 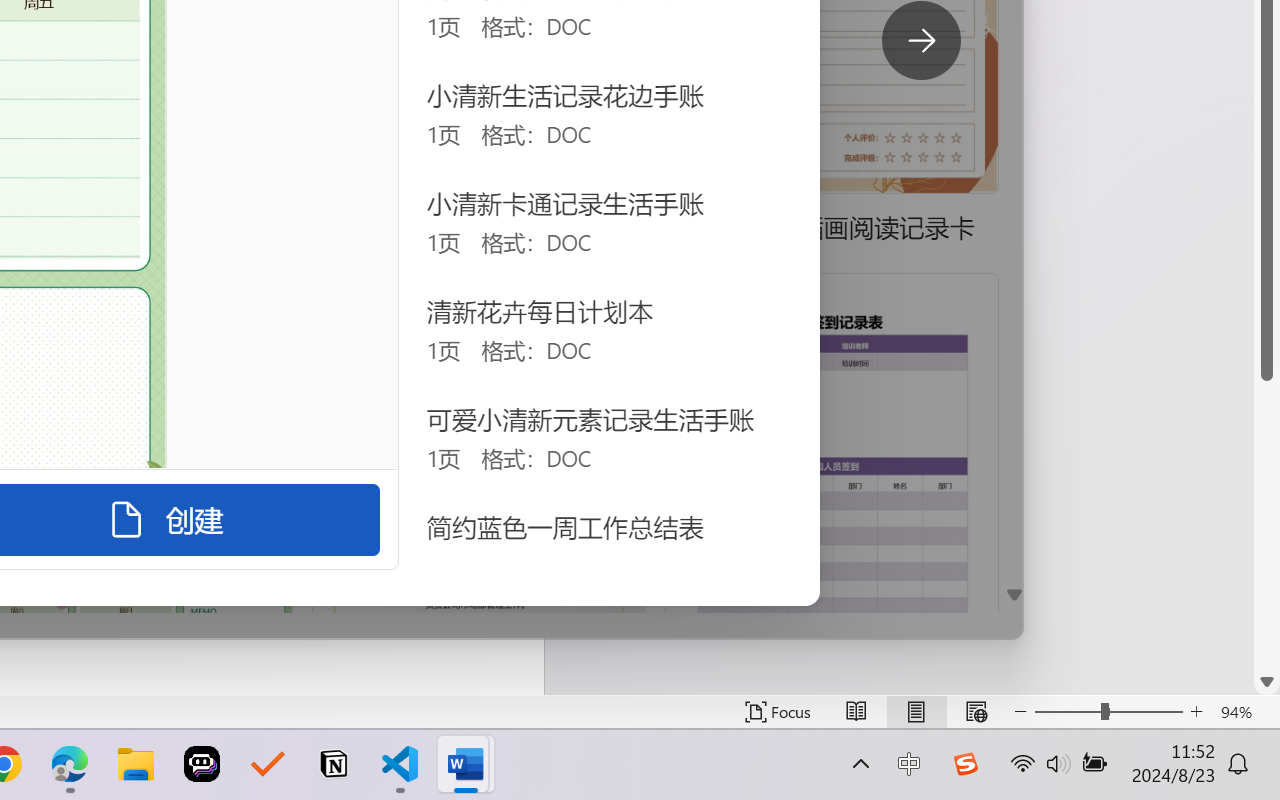 I want to click on 'Line down', so click(x=1266, y=682).